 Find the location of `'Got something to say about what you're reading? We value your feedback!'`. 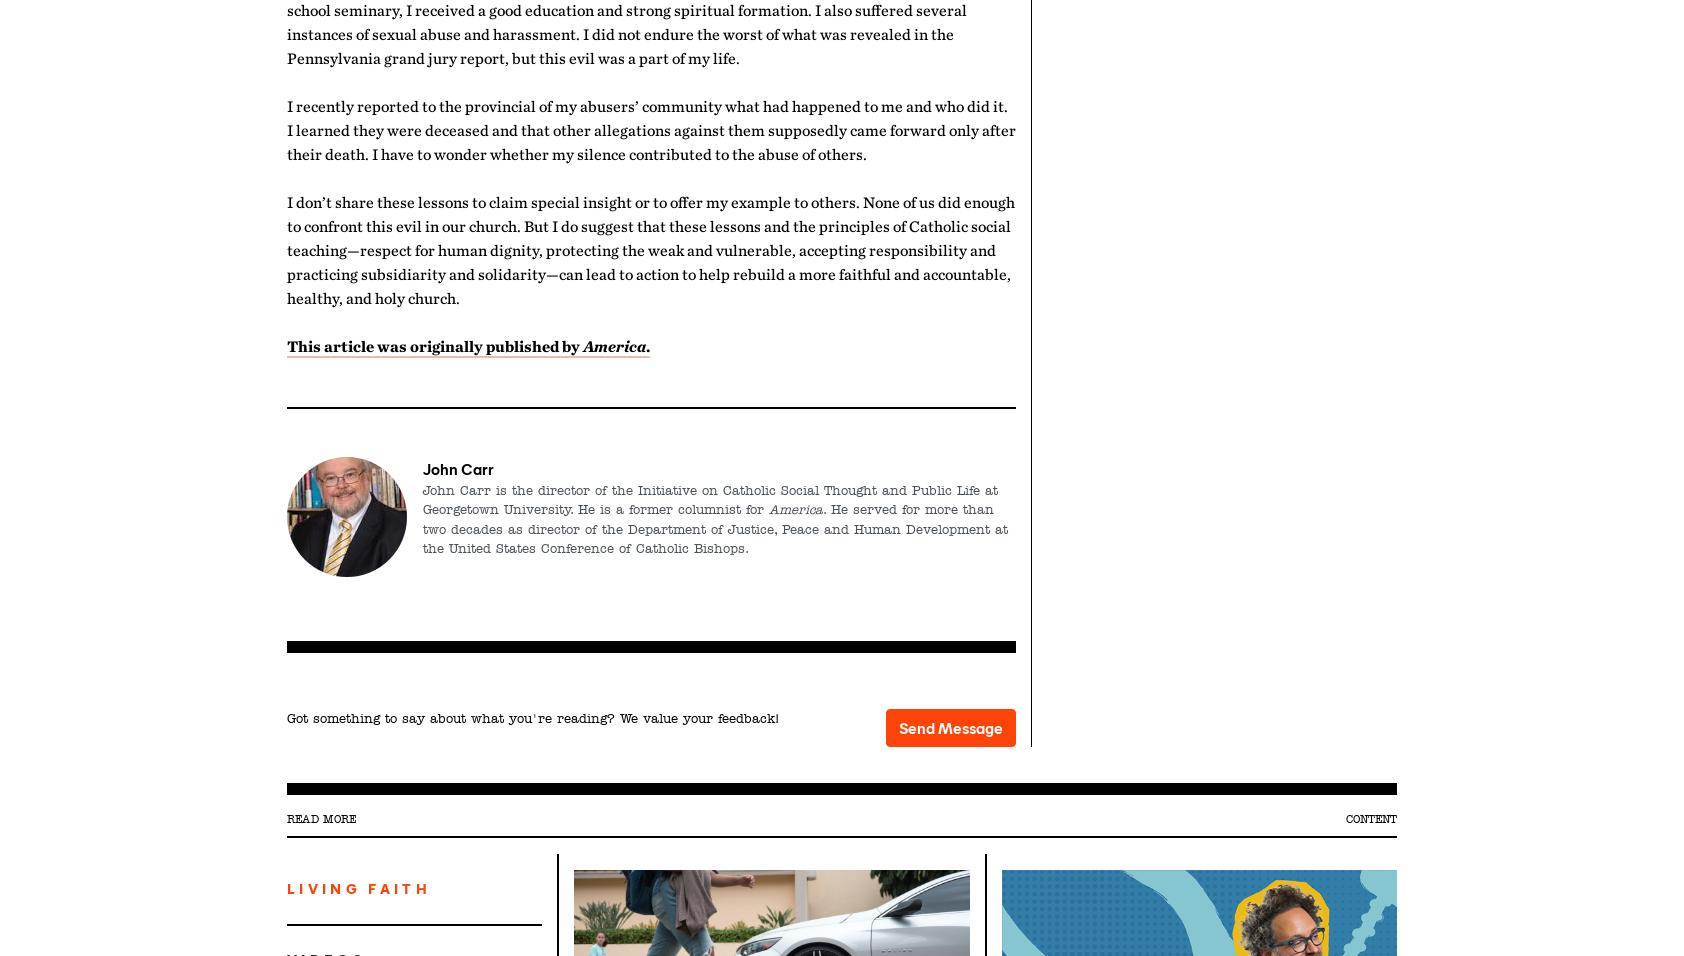

'Got something to say about what you're reading? We value your feedback!' is located at coordinates (531, 717).